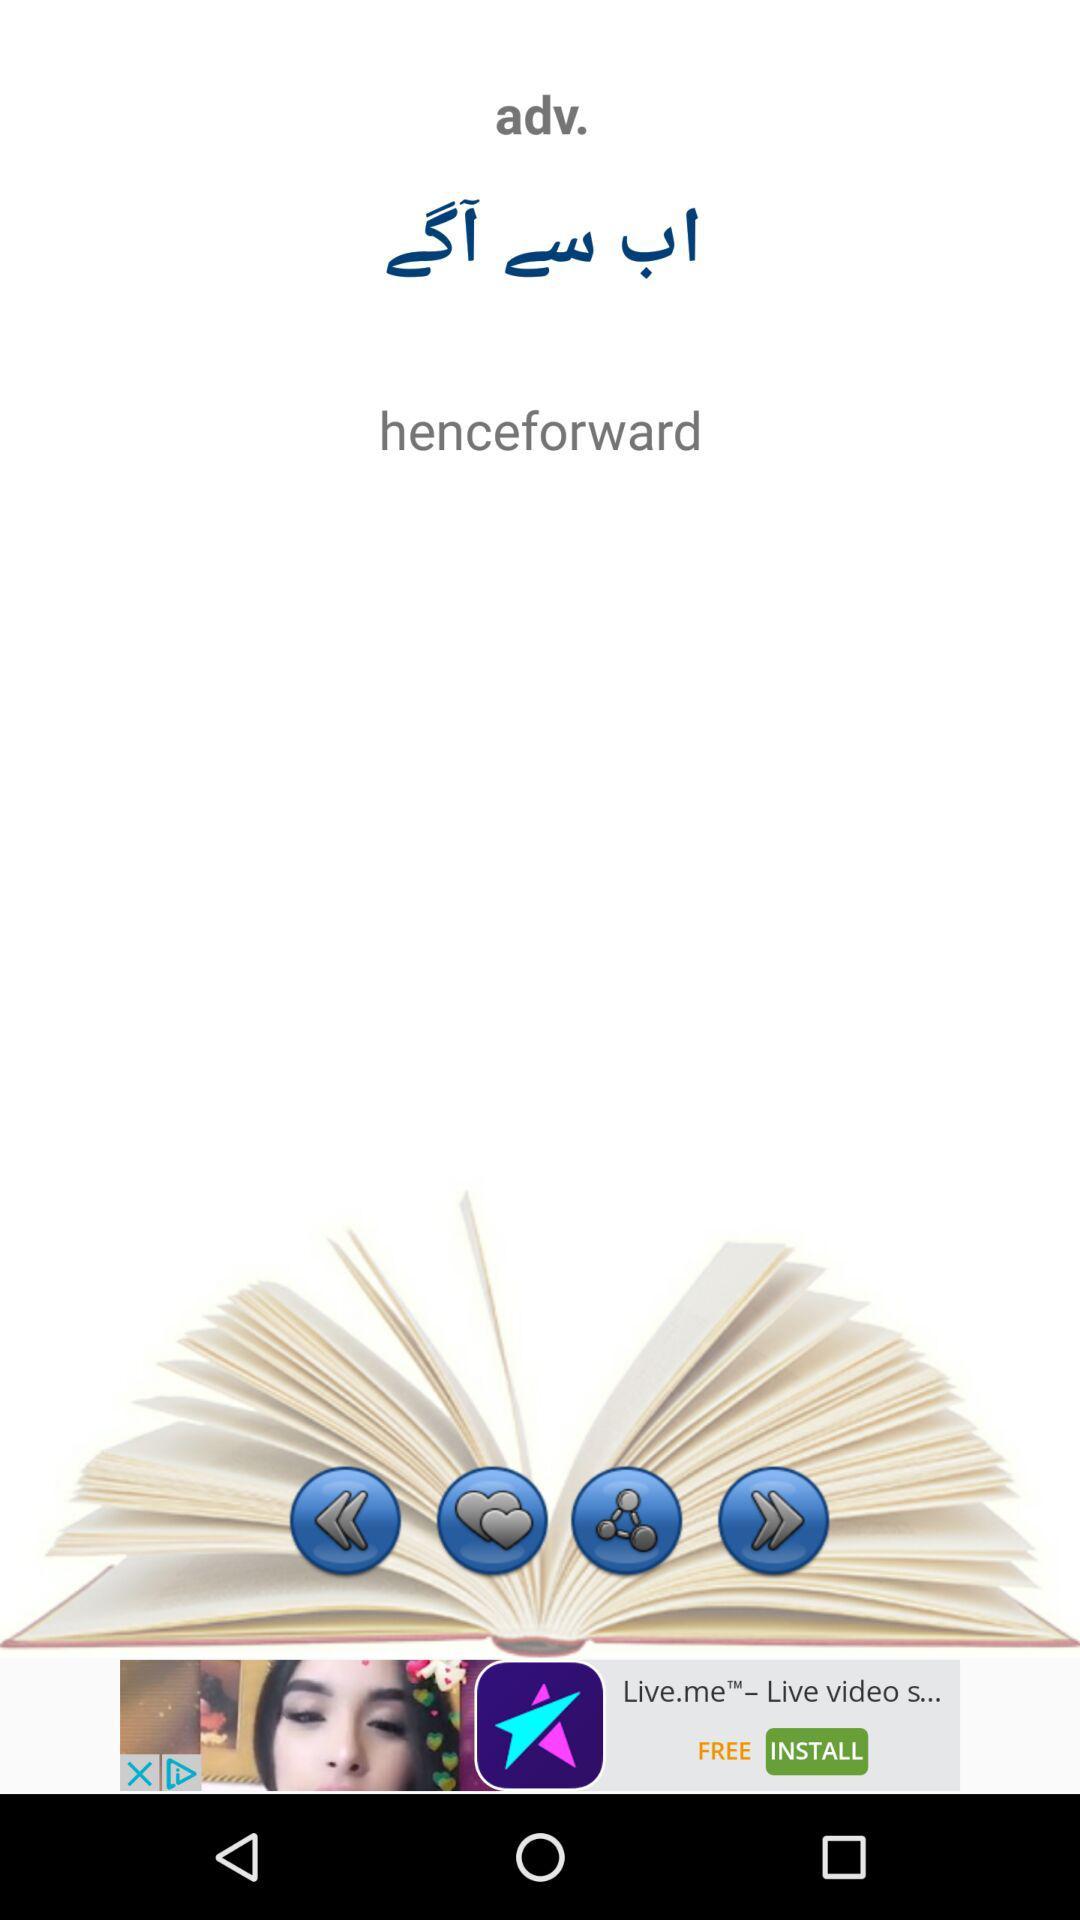 This screenshot has width=1080, height=1920. I want to click on previous, so click(344, 1522).